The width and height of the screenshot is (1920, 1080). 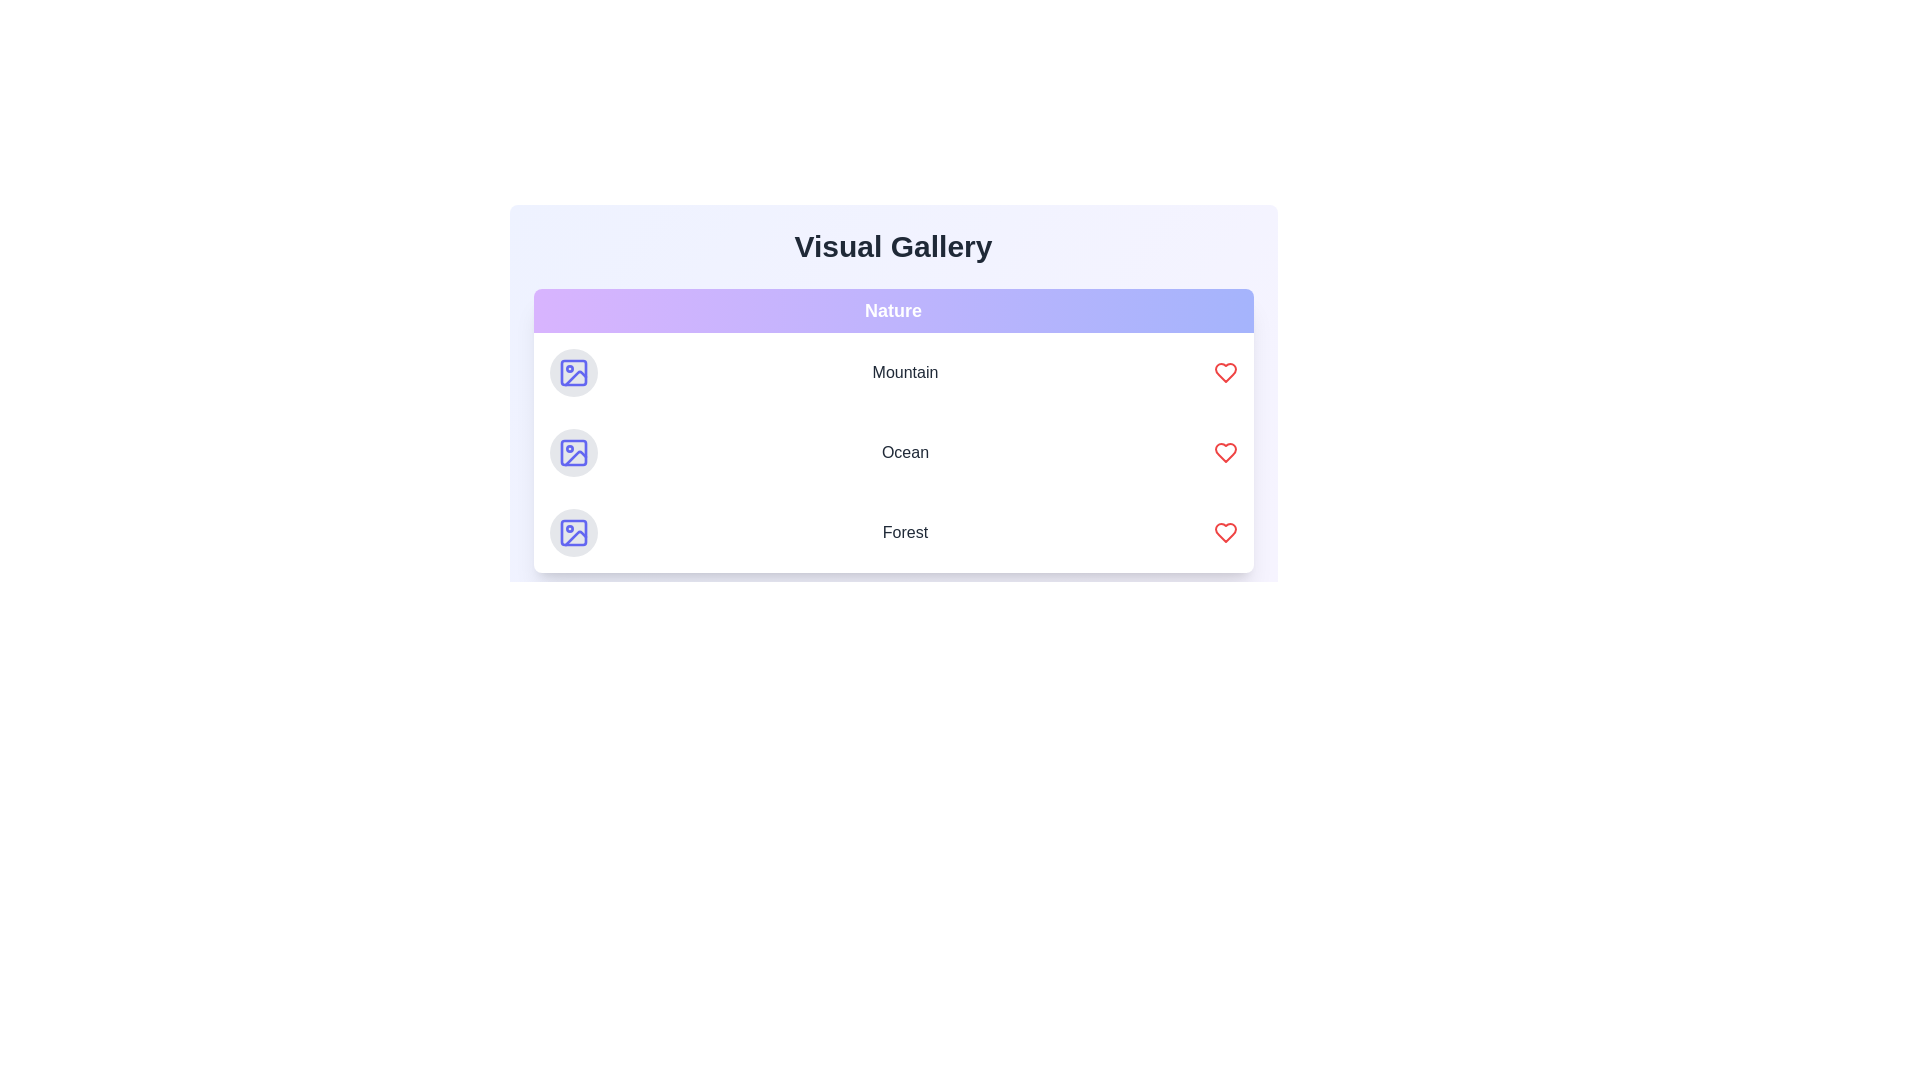 I want to click on the item Forest to see its hover effect, so click(x=892, y=531).